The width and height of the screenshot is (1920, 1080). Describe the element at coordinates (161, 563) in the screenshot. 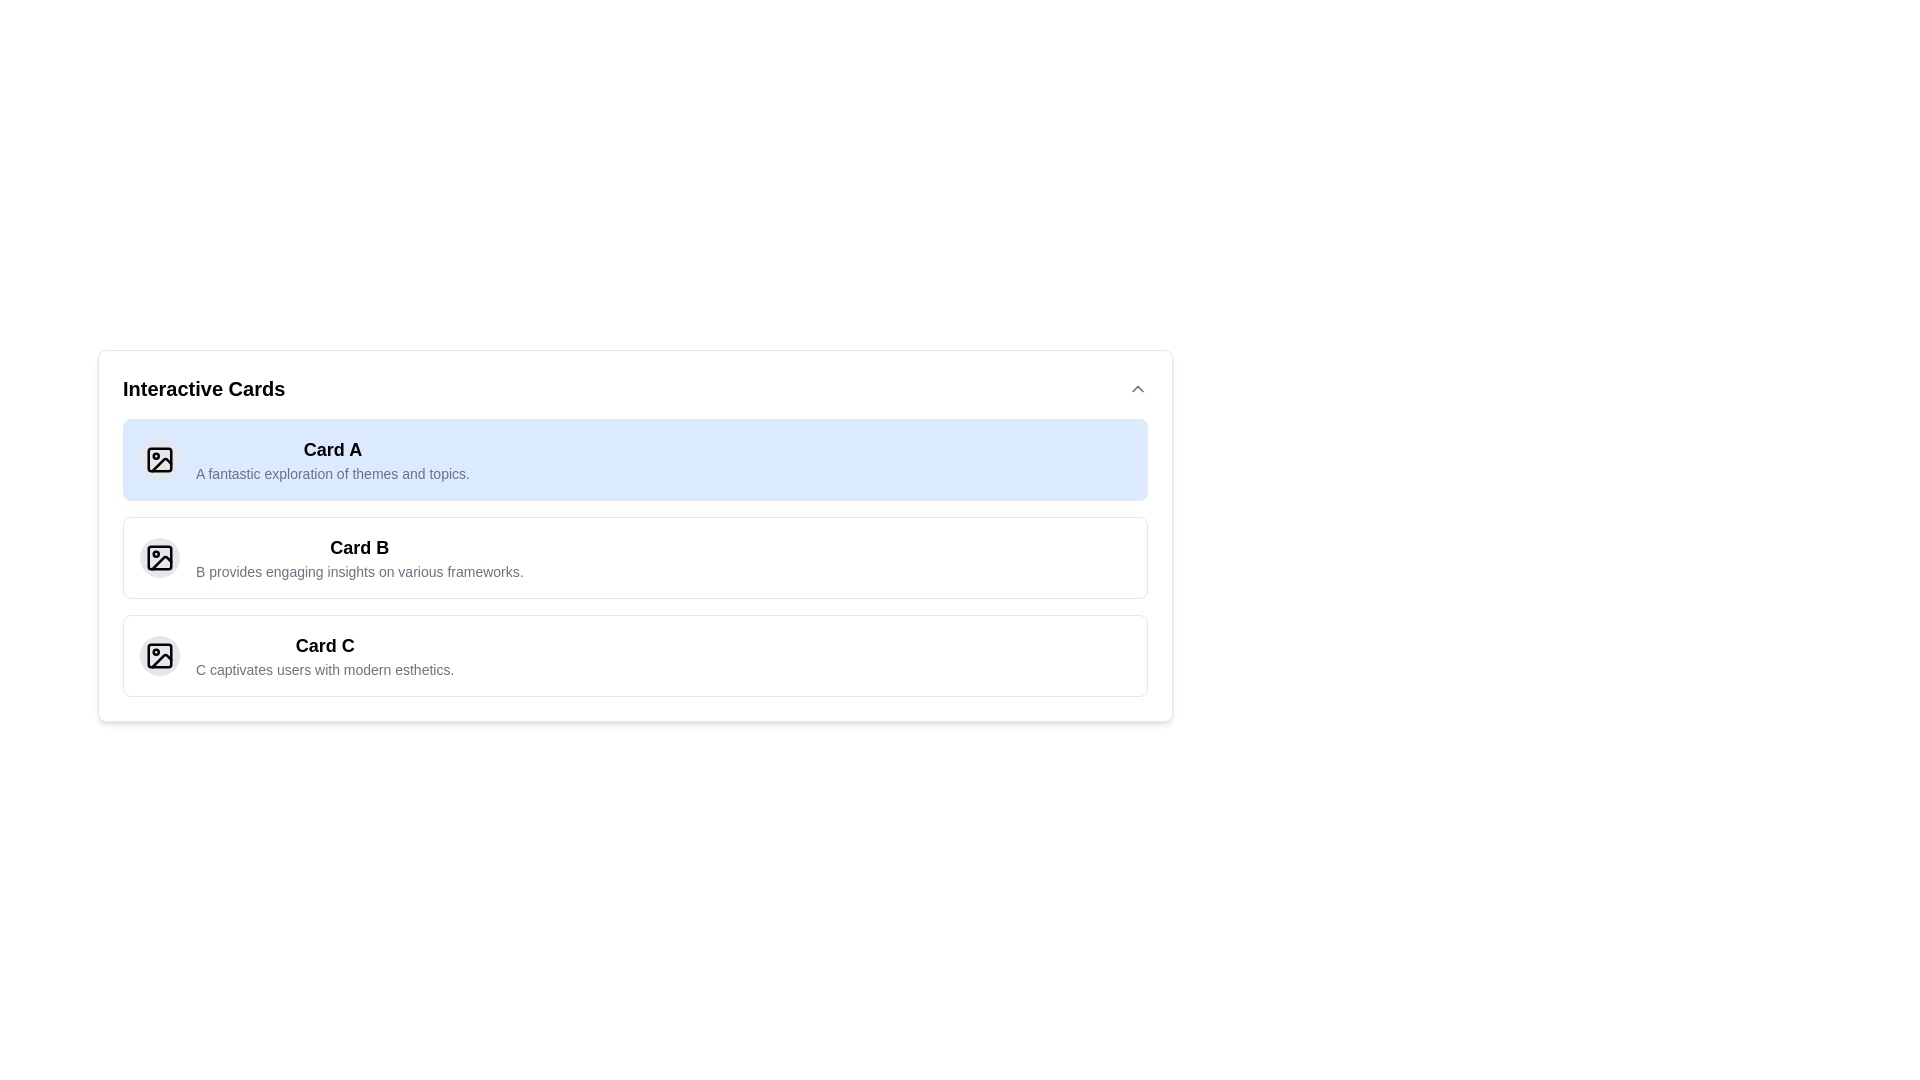

I see `the Icon component, which is a part of an SVG image styled with strokes and curved paths, located in the second card item labeled 'Card B' as the third sibling element` at that location.